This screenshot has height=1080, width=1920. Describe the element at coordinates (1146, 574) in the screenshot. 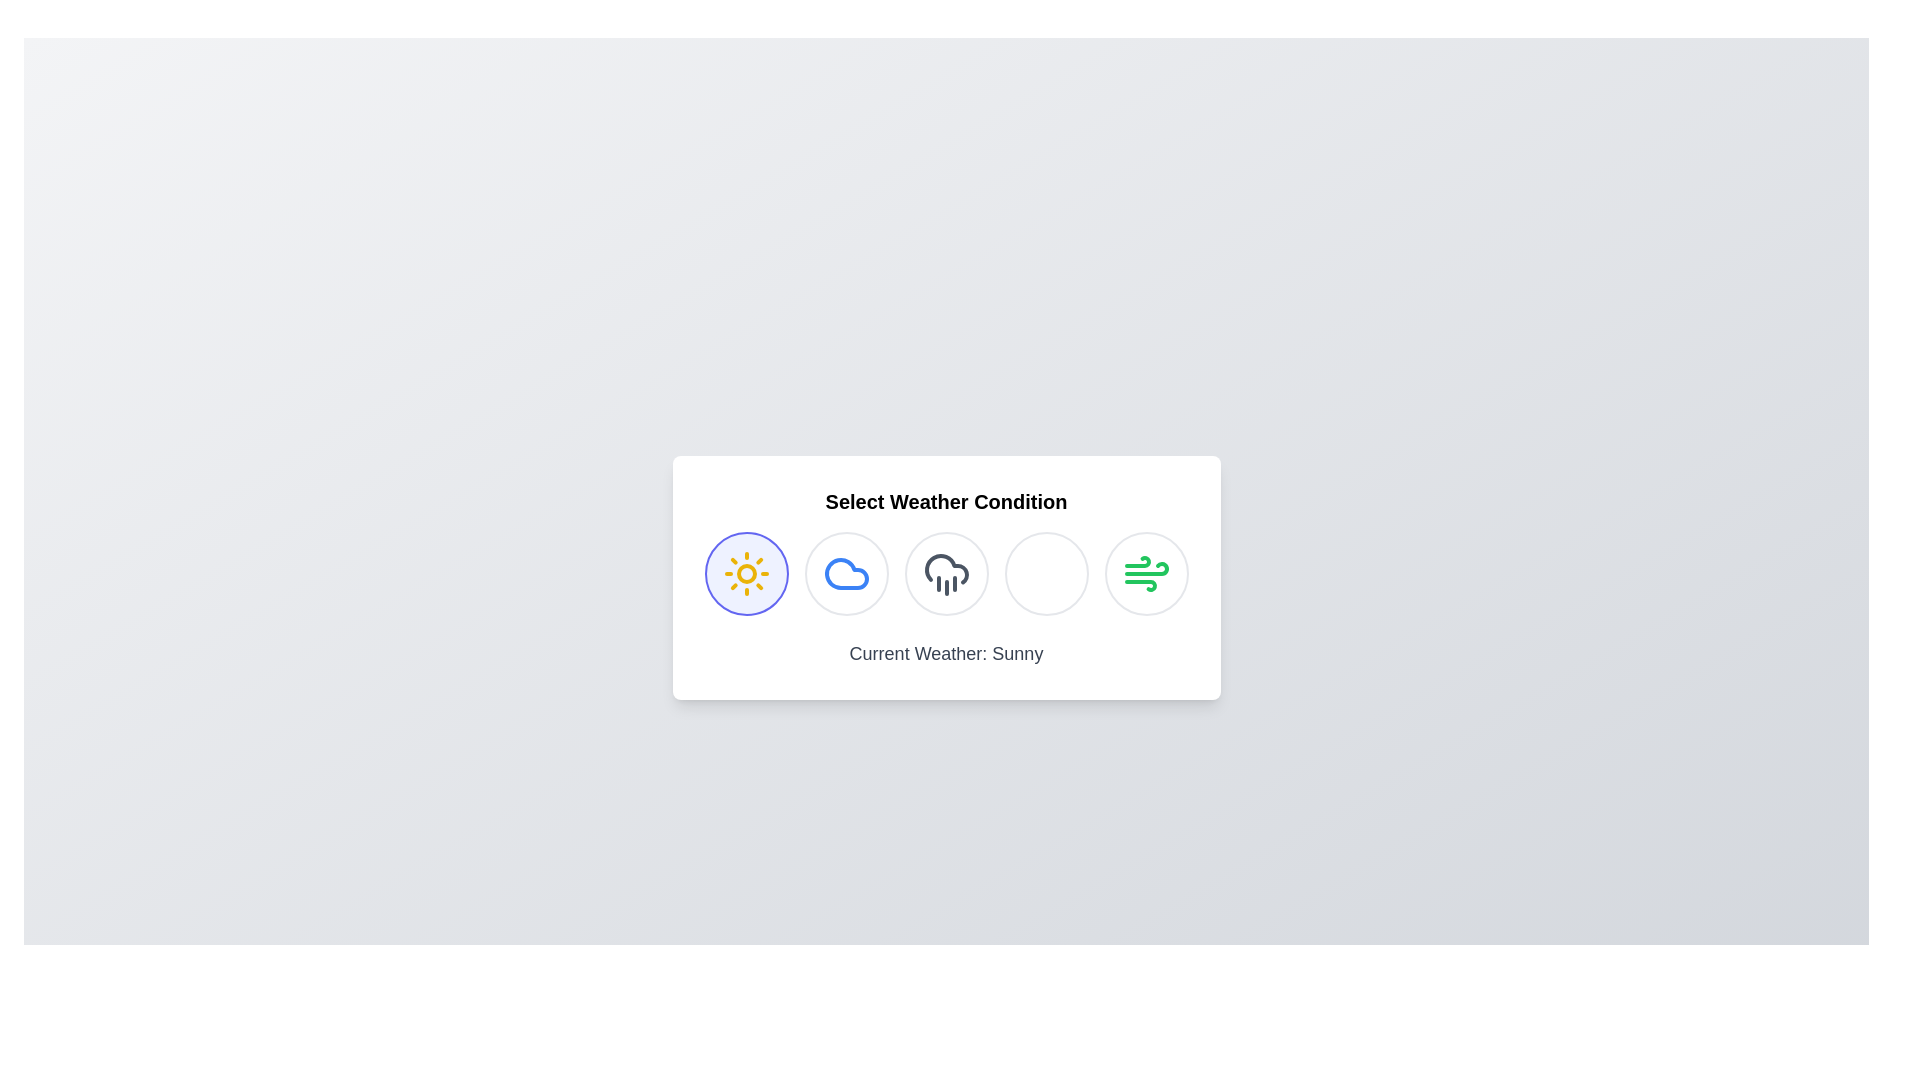

I see `the white circular button with a green wind icon` at that location.